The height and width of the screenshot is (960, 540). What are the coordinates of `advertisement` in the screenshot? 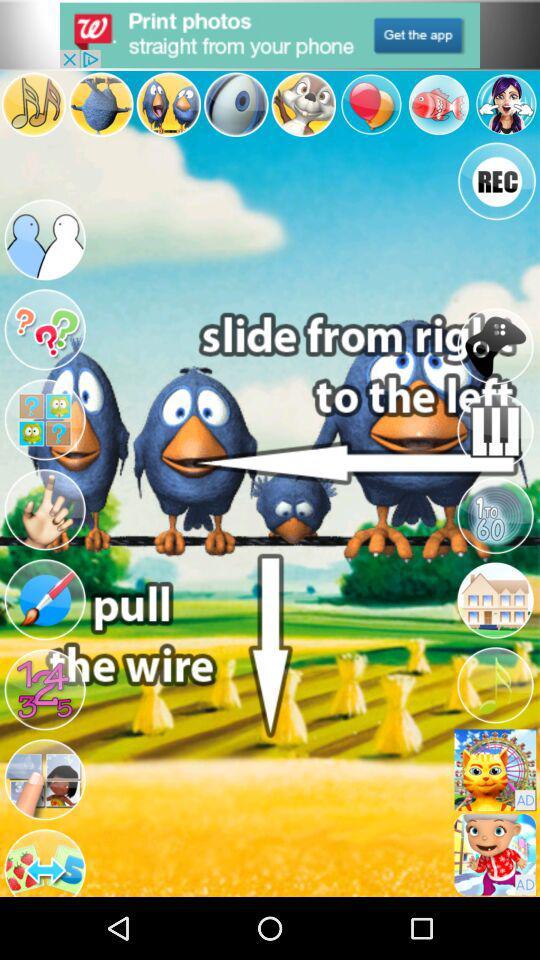 It's located at (270, 34).